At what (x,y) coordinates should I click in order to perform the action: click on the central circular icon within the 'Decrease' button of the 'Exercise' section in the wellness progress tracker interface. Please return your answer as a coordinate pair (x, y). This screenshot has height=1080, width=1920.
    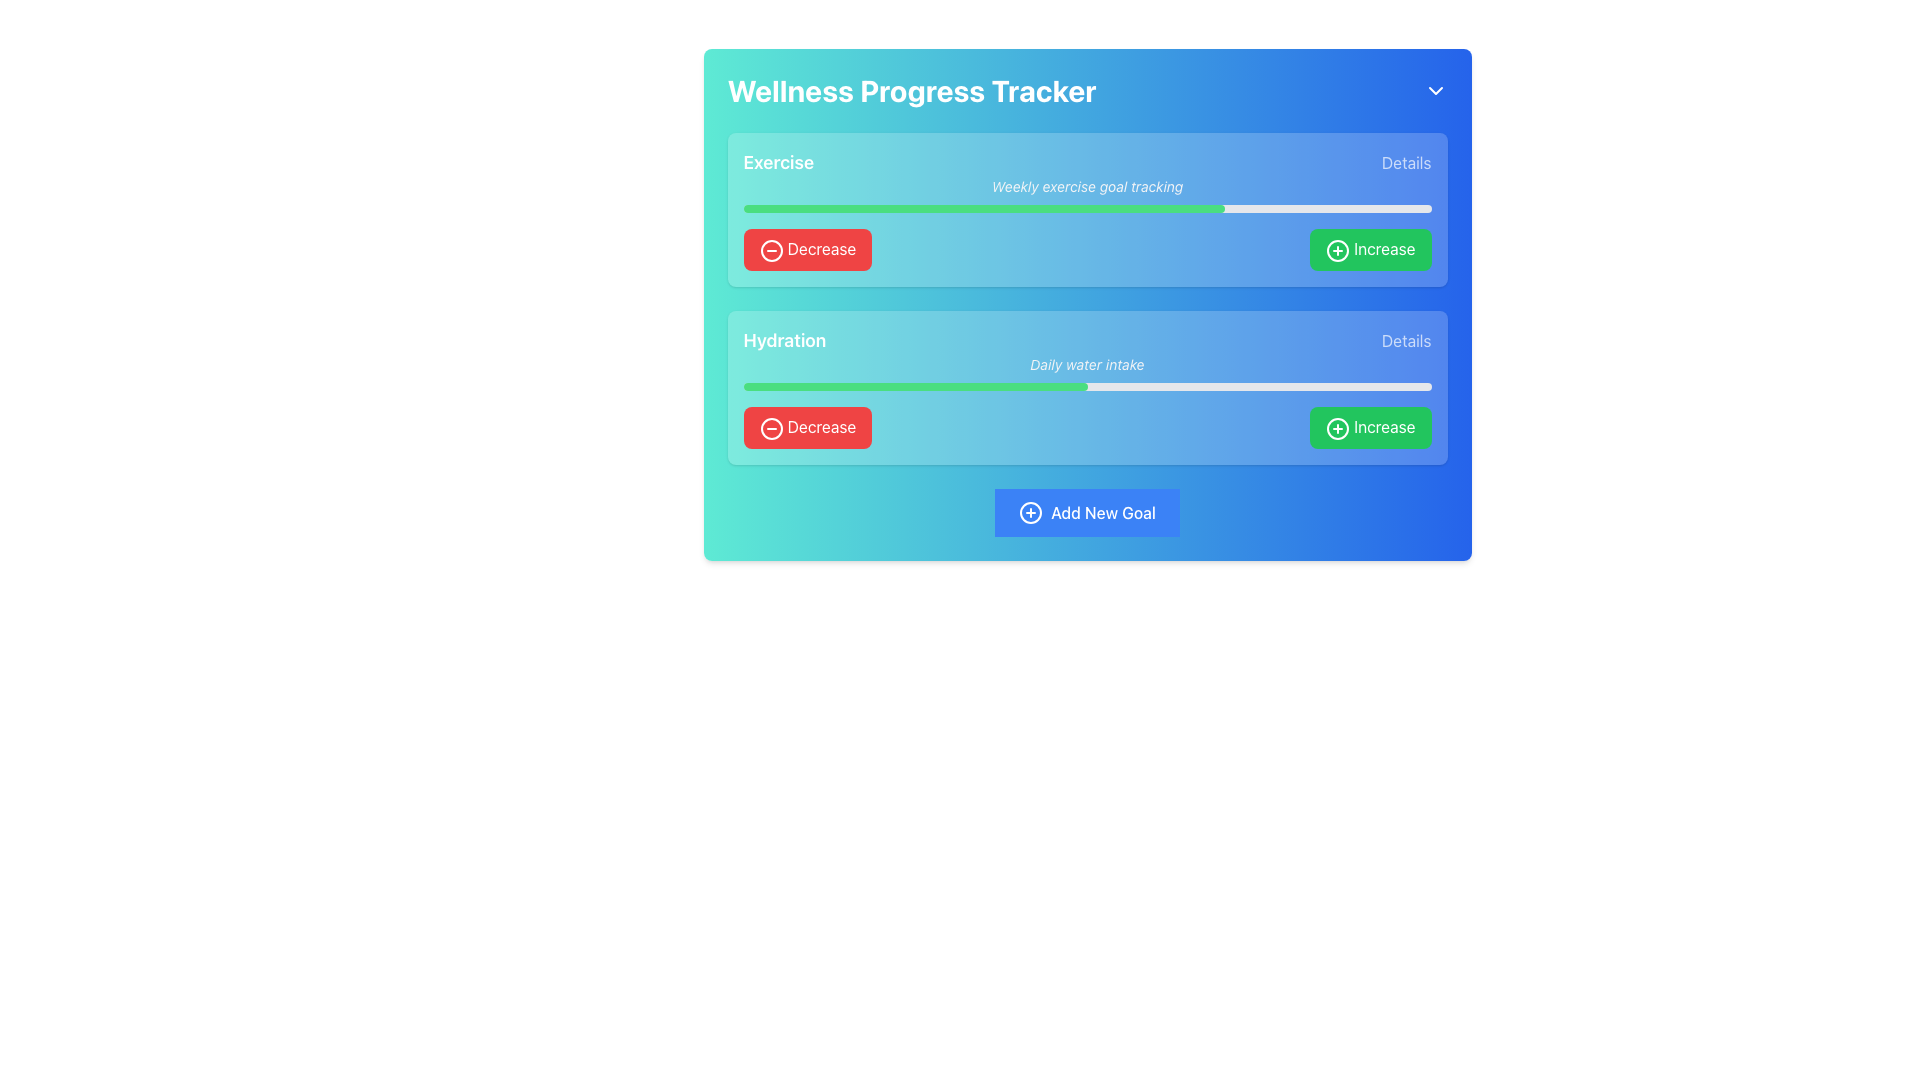
    Looking at the image, I should click on (770, 249).